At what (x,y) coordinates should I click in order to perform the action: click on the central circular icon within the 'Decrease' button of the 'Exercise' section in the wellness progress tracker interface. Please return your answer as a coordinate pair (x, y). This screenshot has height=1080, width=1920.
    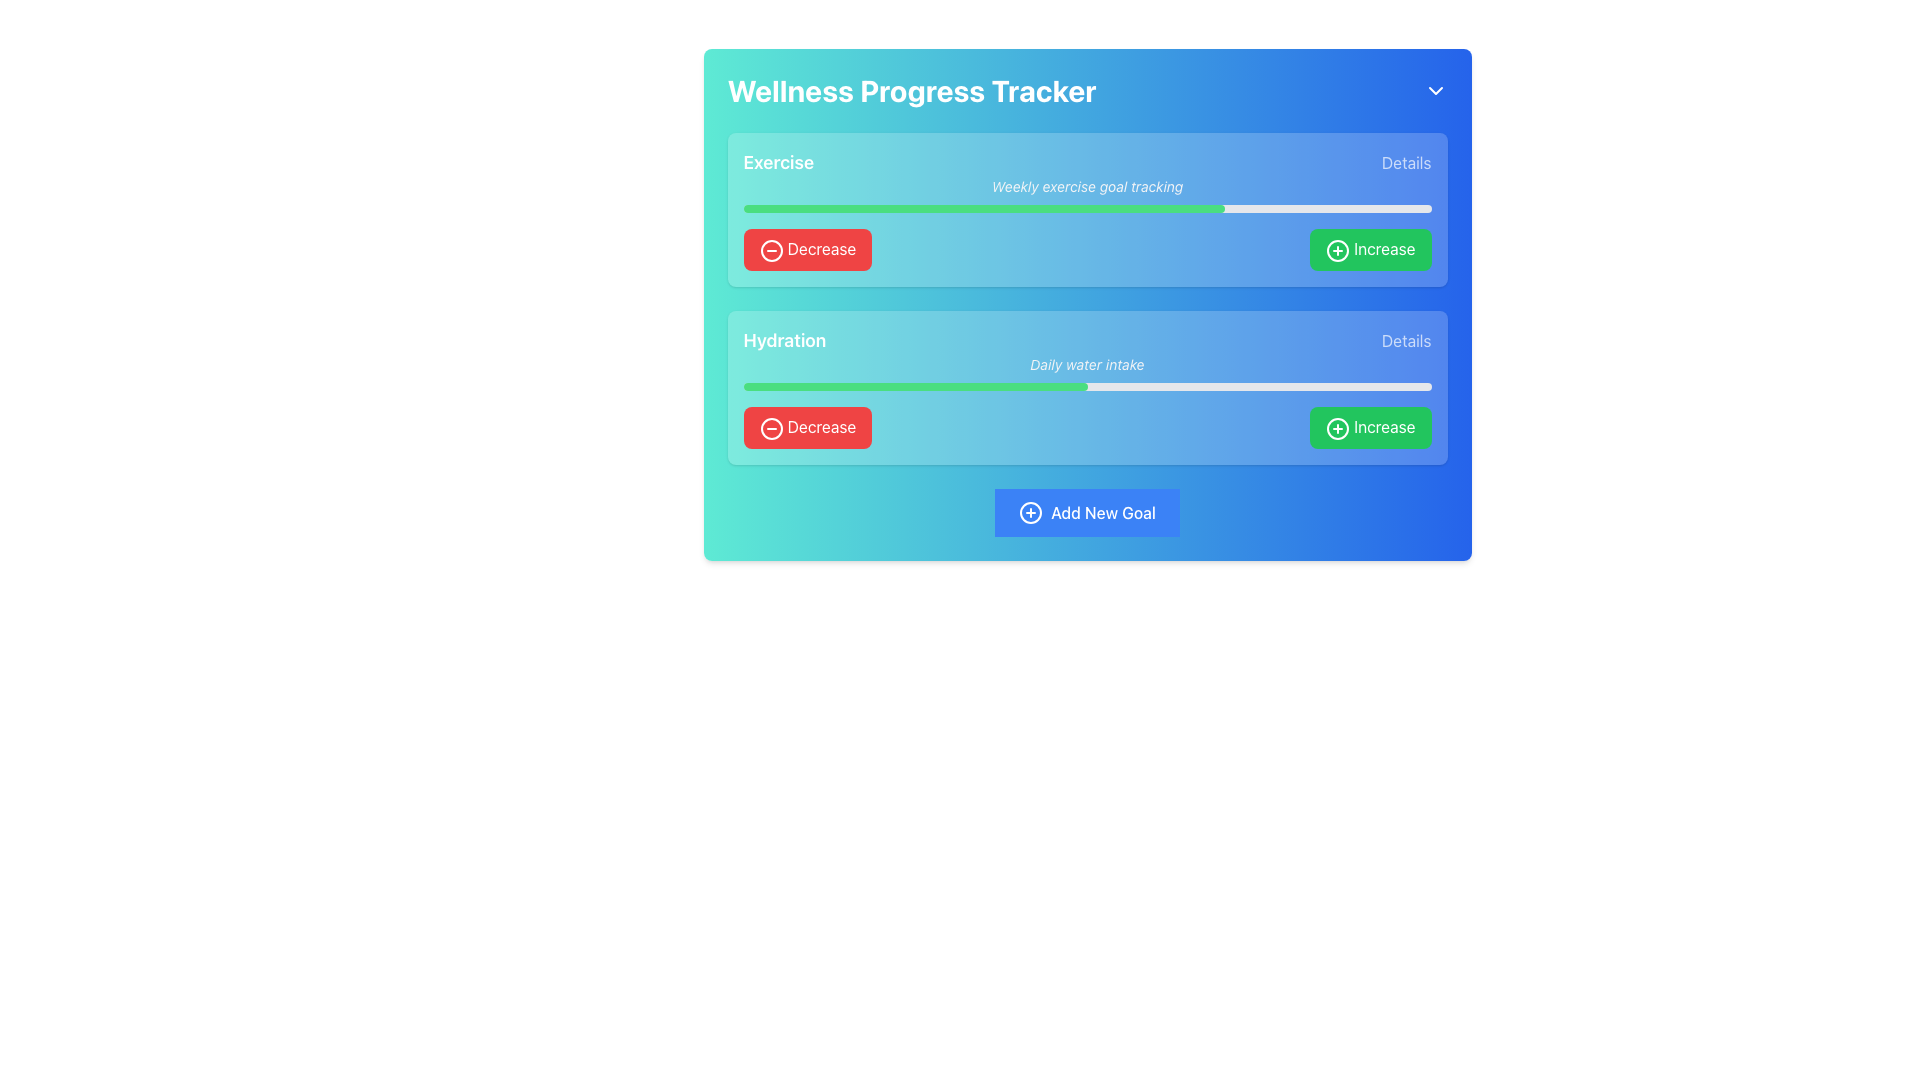
    Looking at the image, I should click on (770, 249).